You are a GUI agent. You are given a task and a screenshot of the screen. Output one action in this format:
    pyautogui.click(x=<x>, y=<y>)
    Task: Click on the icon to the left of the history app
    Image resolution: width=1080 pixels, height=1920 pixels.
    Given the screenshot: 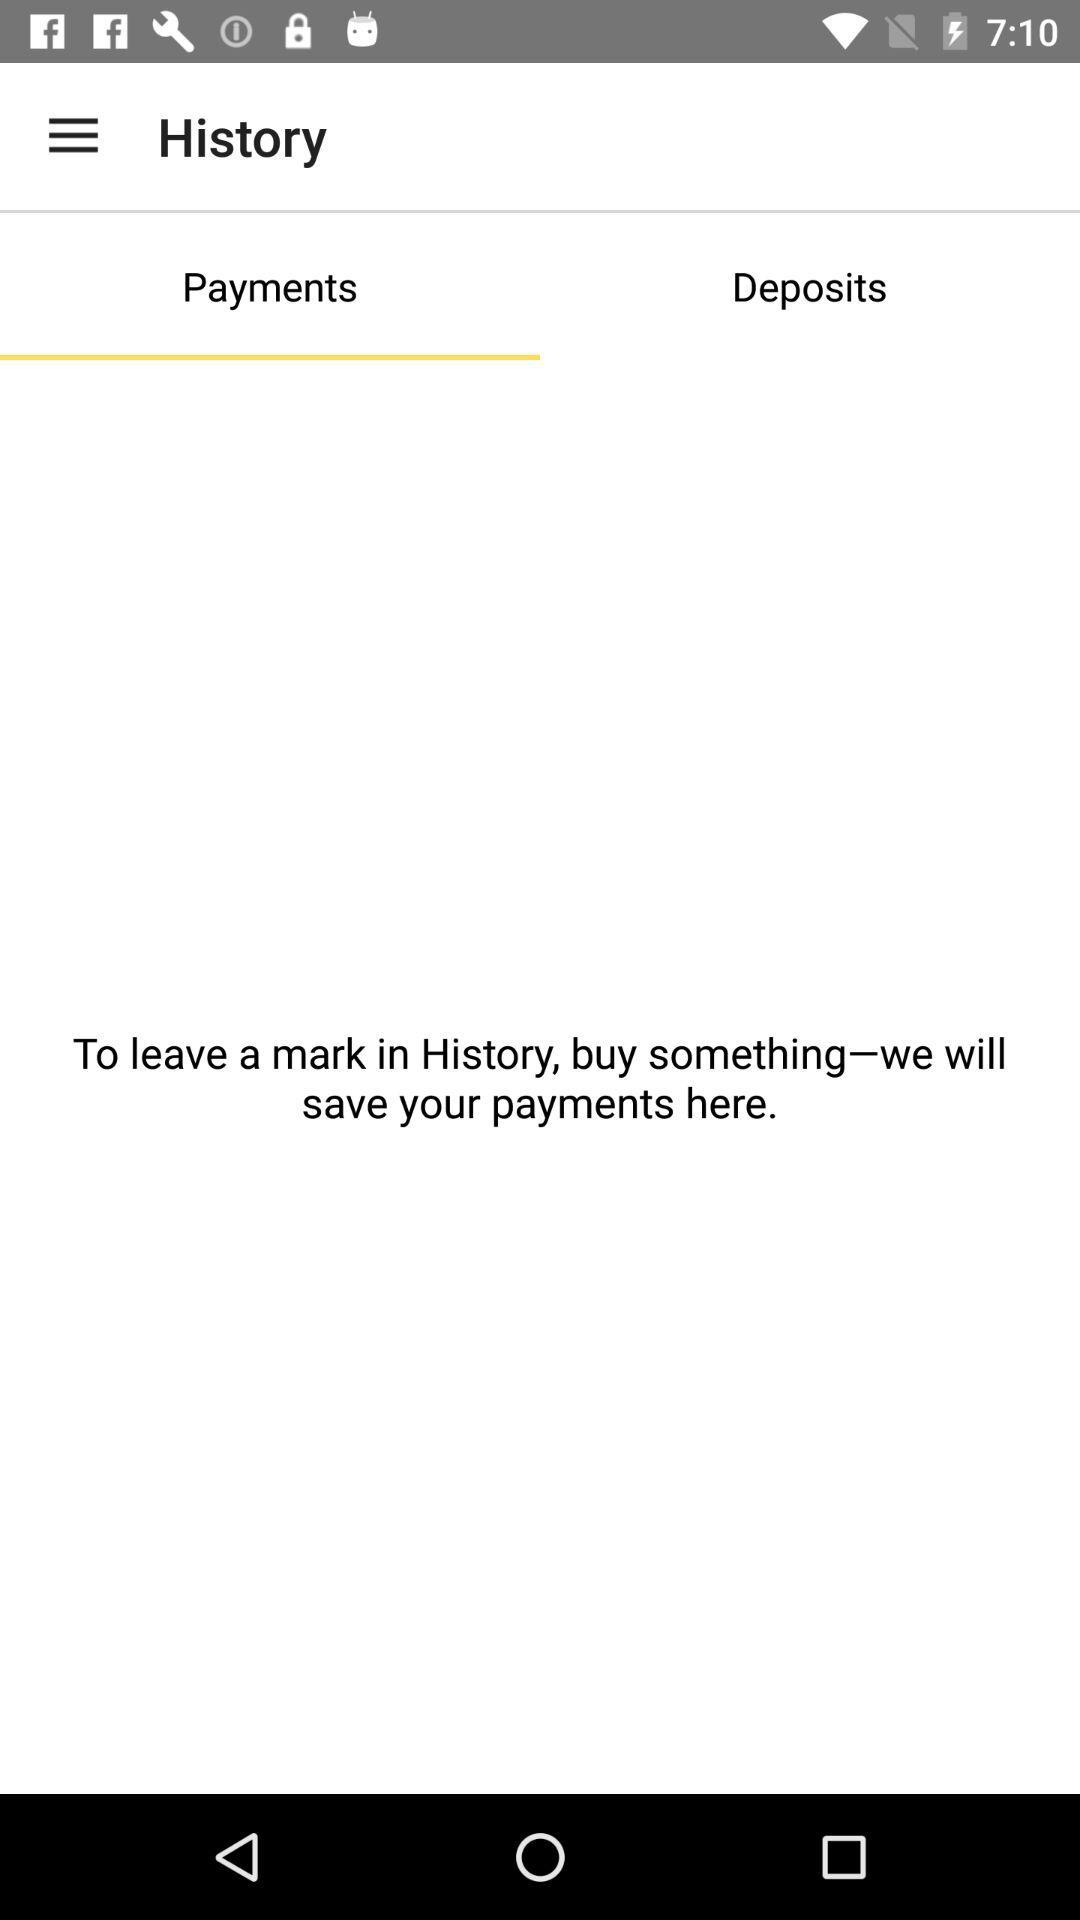 What is the action you would take?
    pyautogui.click(x=72, y=135)
    